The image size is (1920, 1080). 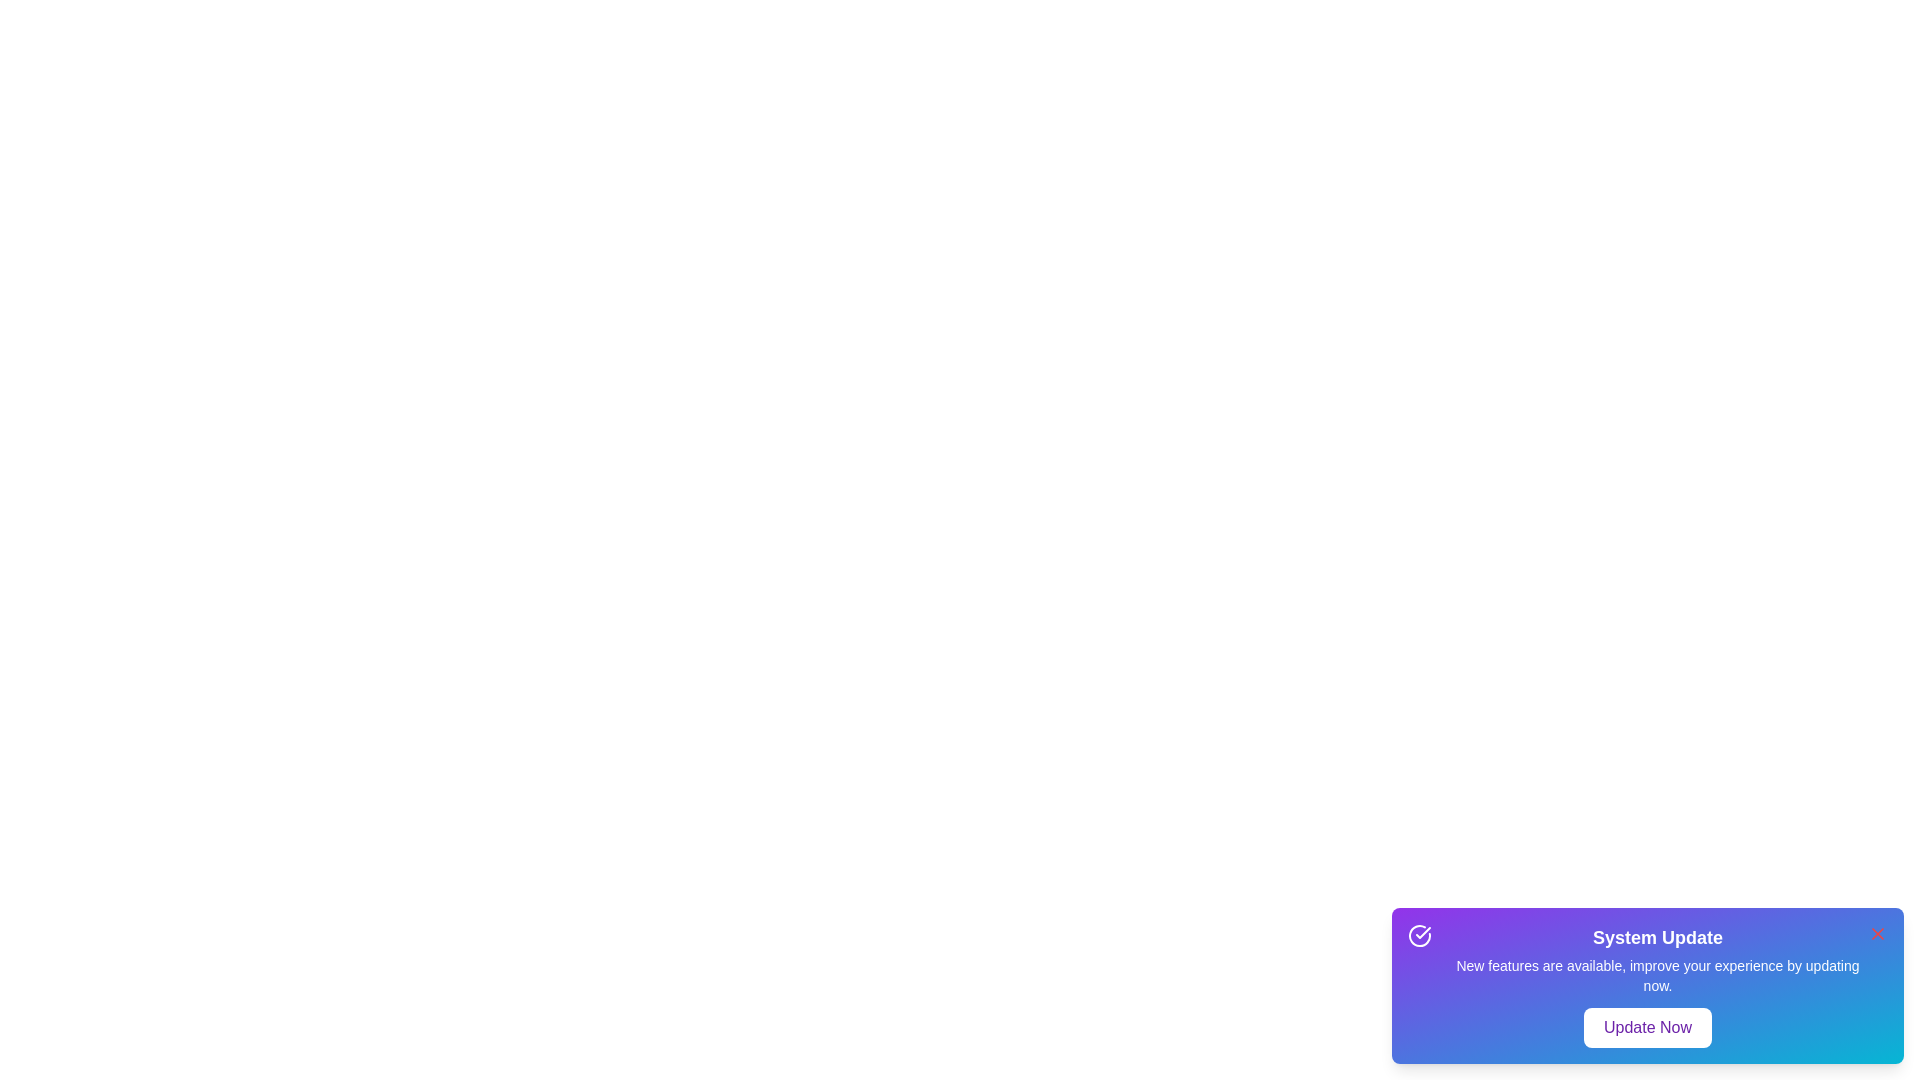 I want to click on the 'Update Now' button to proceed with the update, so click(x=1647, y=1028).